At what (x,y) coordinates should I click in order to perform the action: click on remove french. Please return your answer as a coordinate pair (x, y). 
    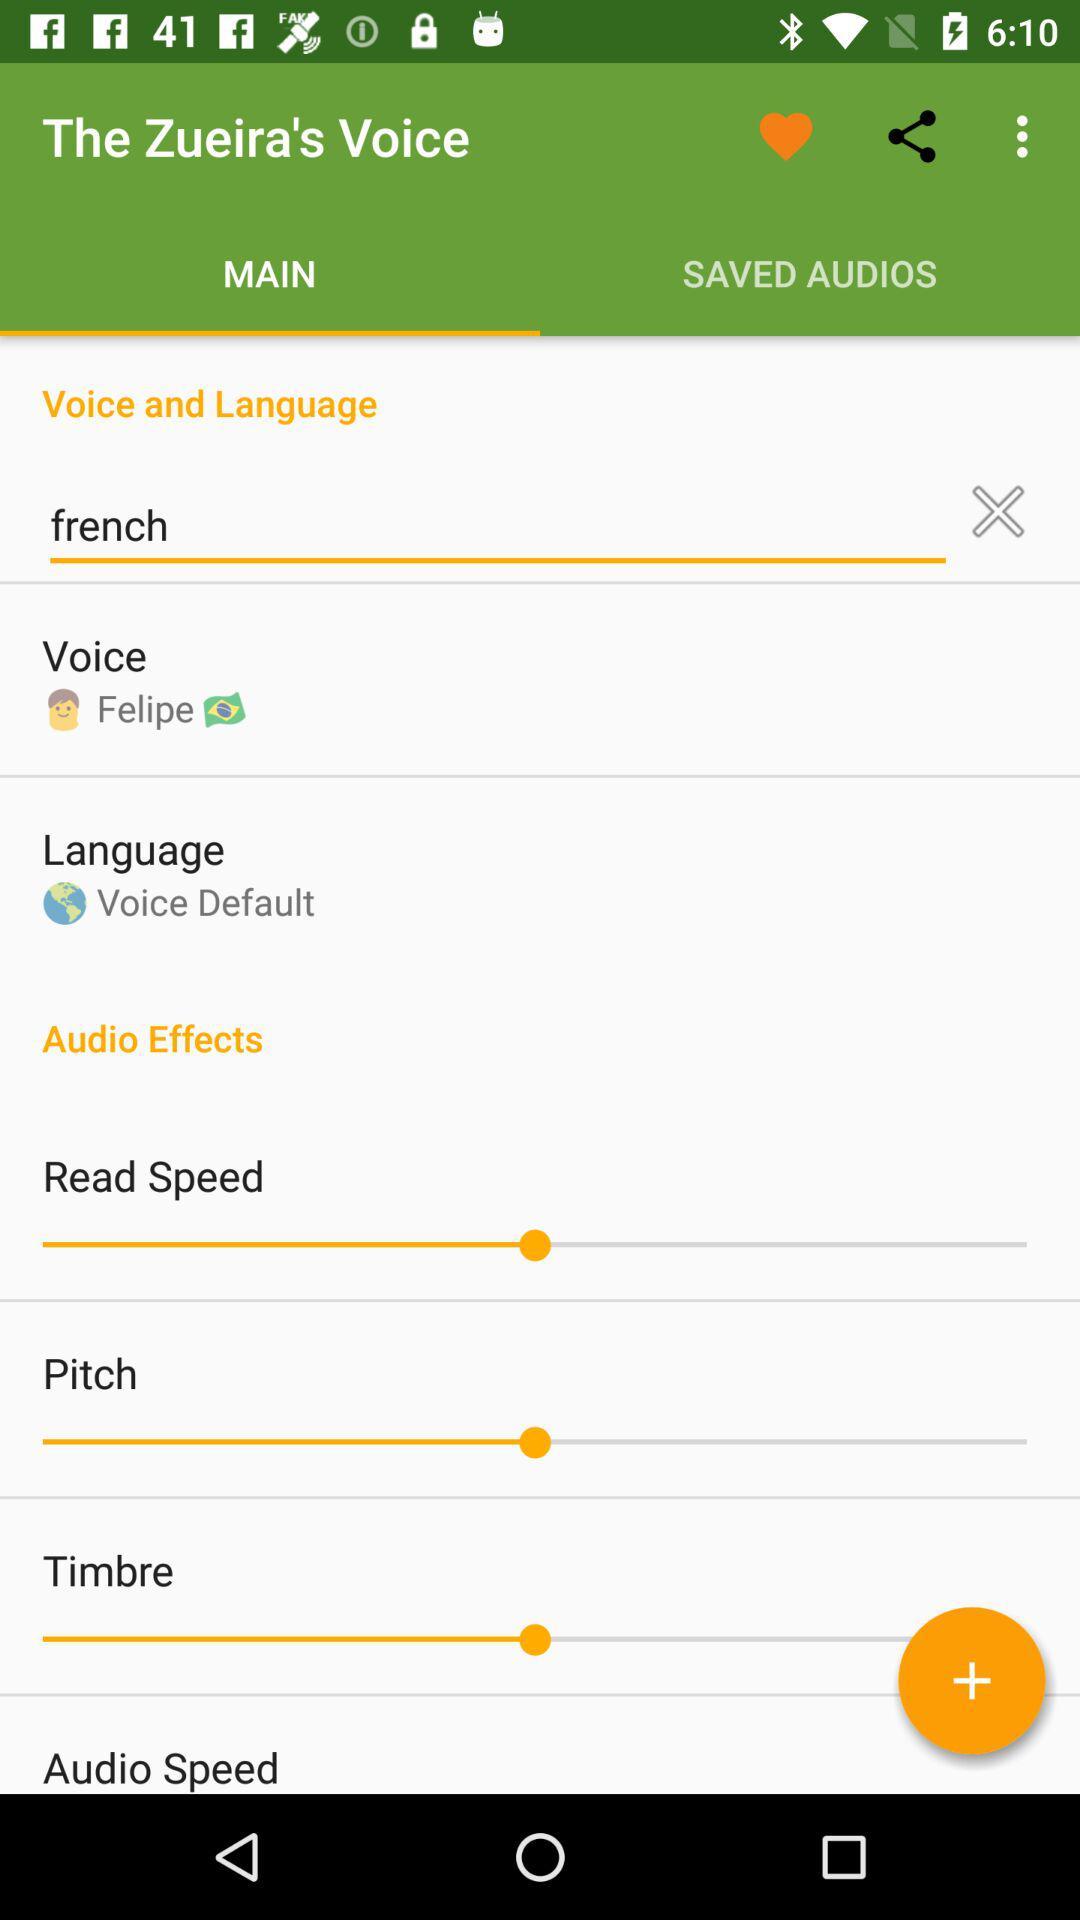
    Looking at the image, I should click on (998, 511).